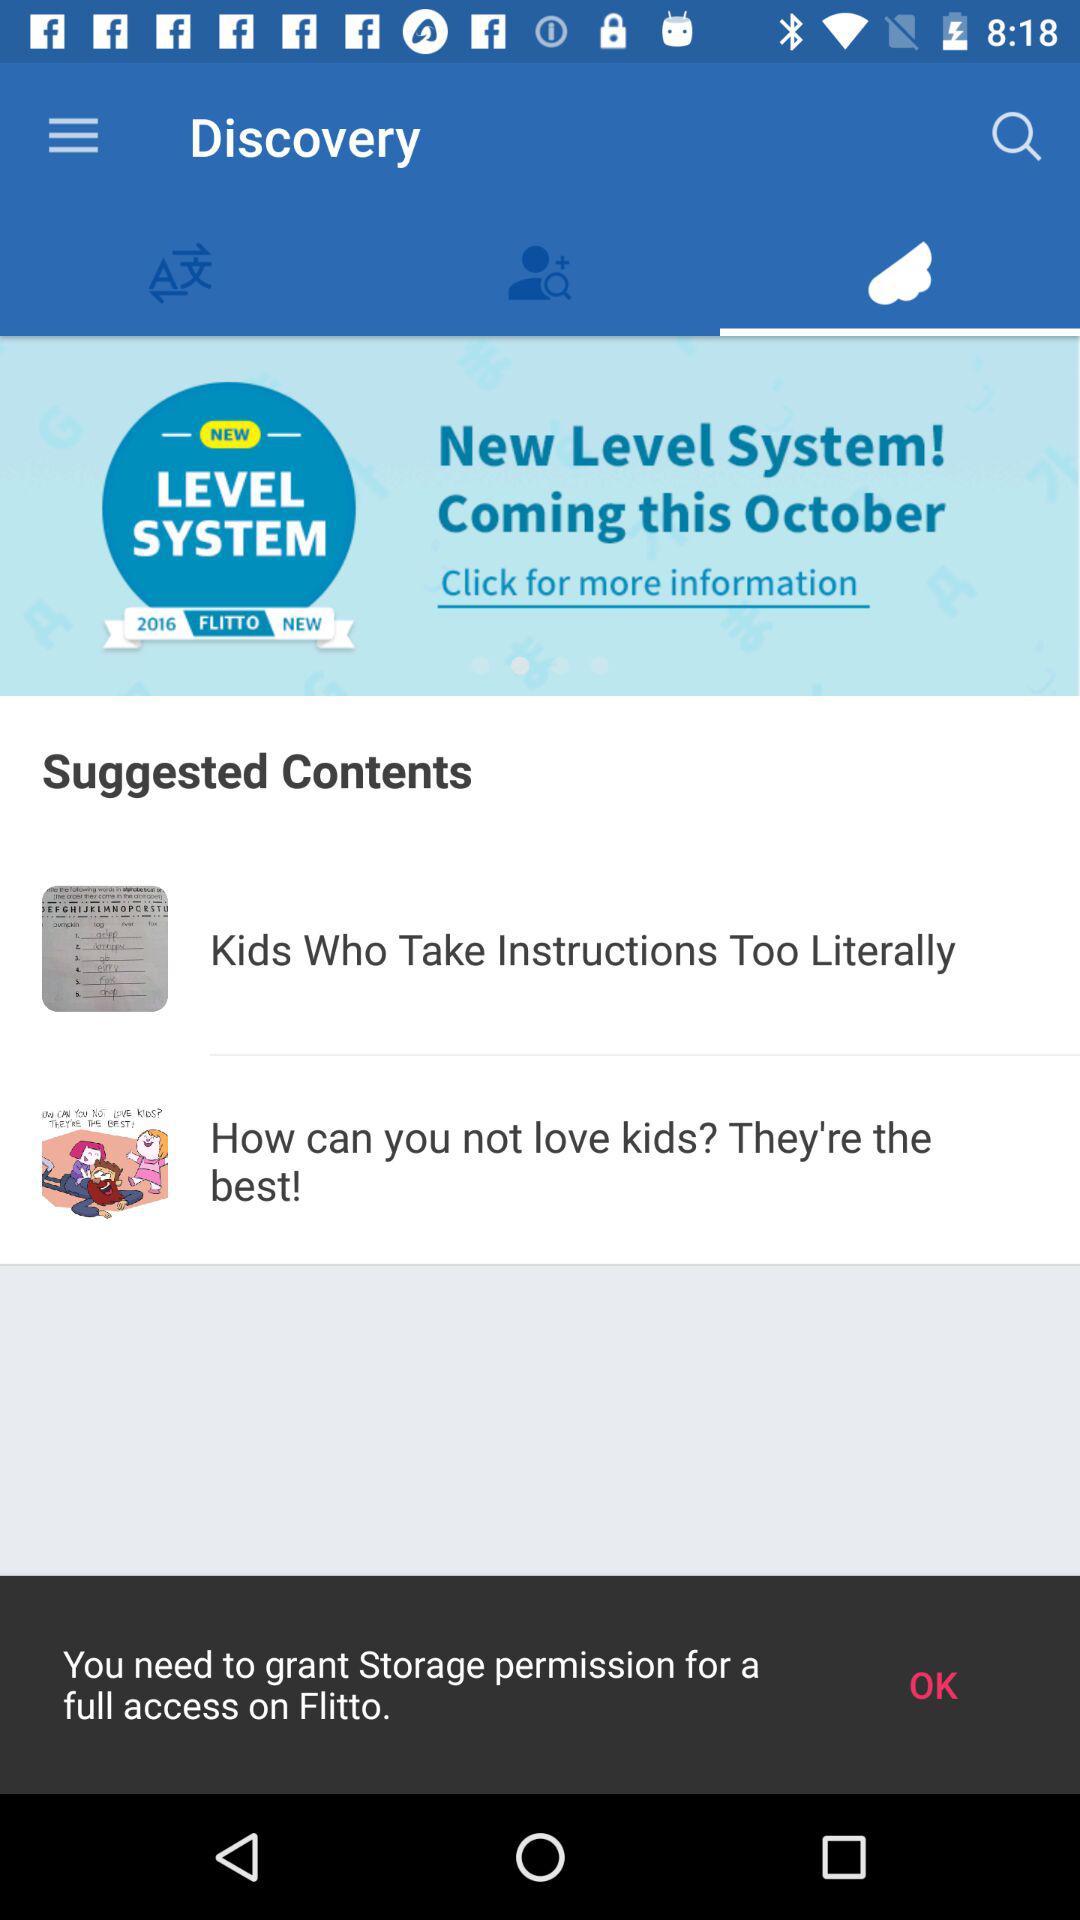 The width and height of the screenshot is (1080, 1920). What do you see at coordinates (1017, 135) in the screenshot?
I see `the app to the right of discovery` at bounding box center [1017, 135].